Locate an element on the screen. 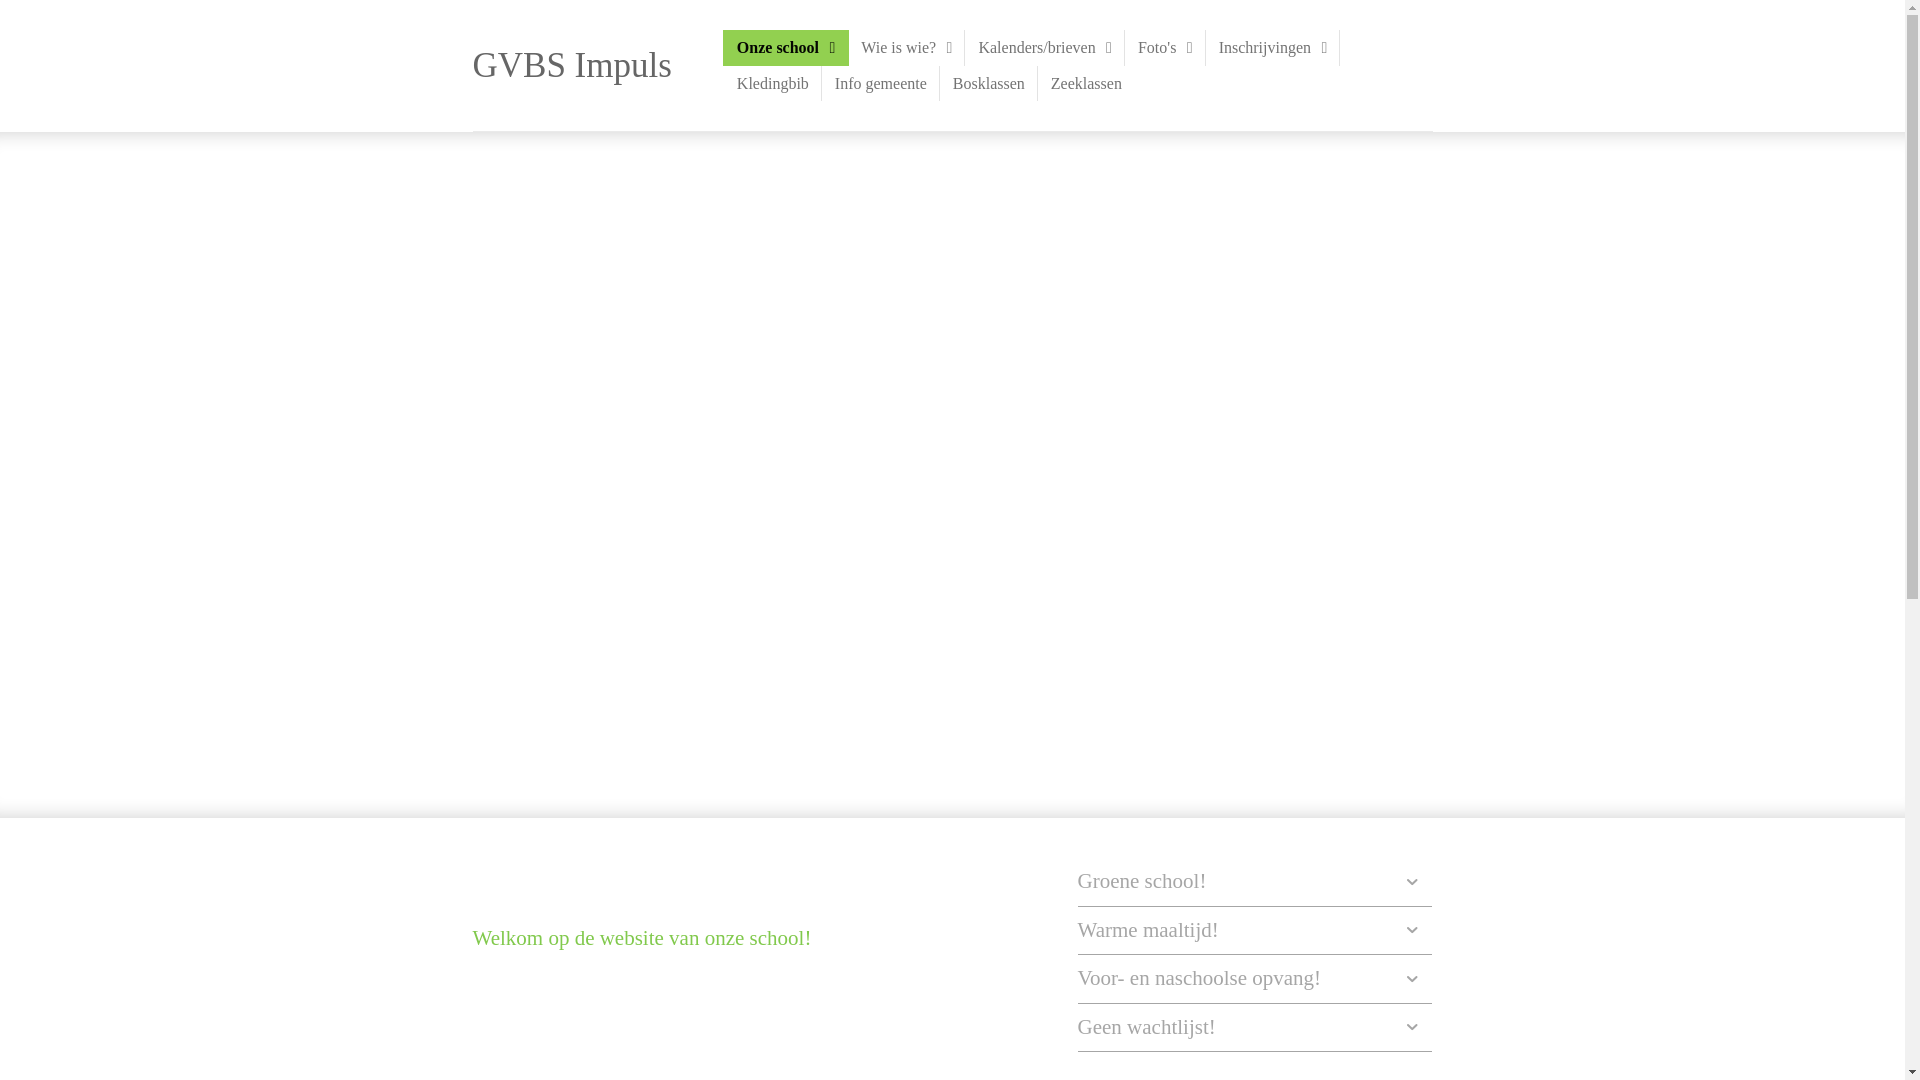 This screenshot has width=1920, height=1080. 'Kledingbib' is located at coordinates (723, 83).